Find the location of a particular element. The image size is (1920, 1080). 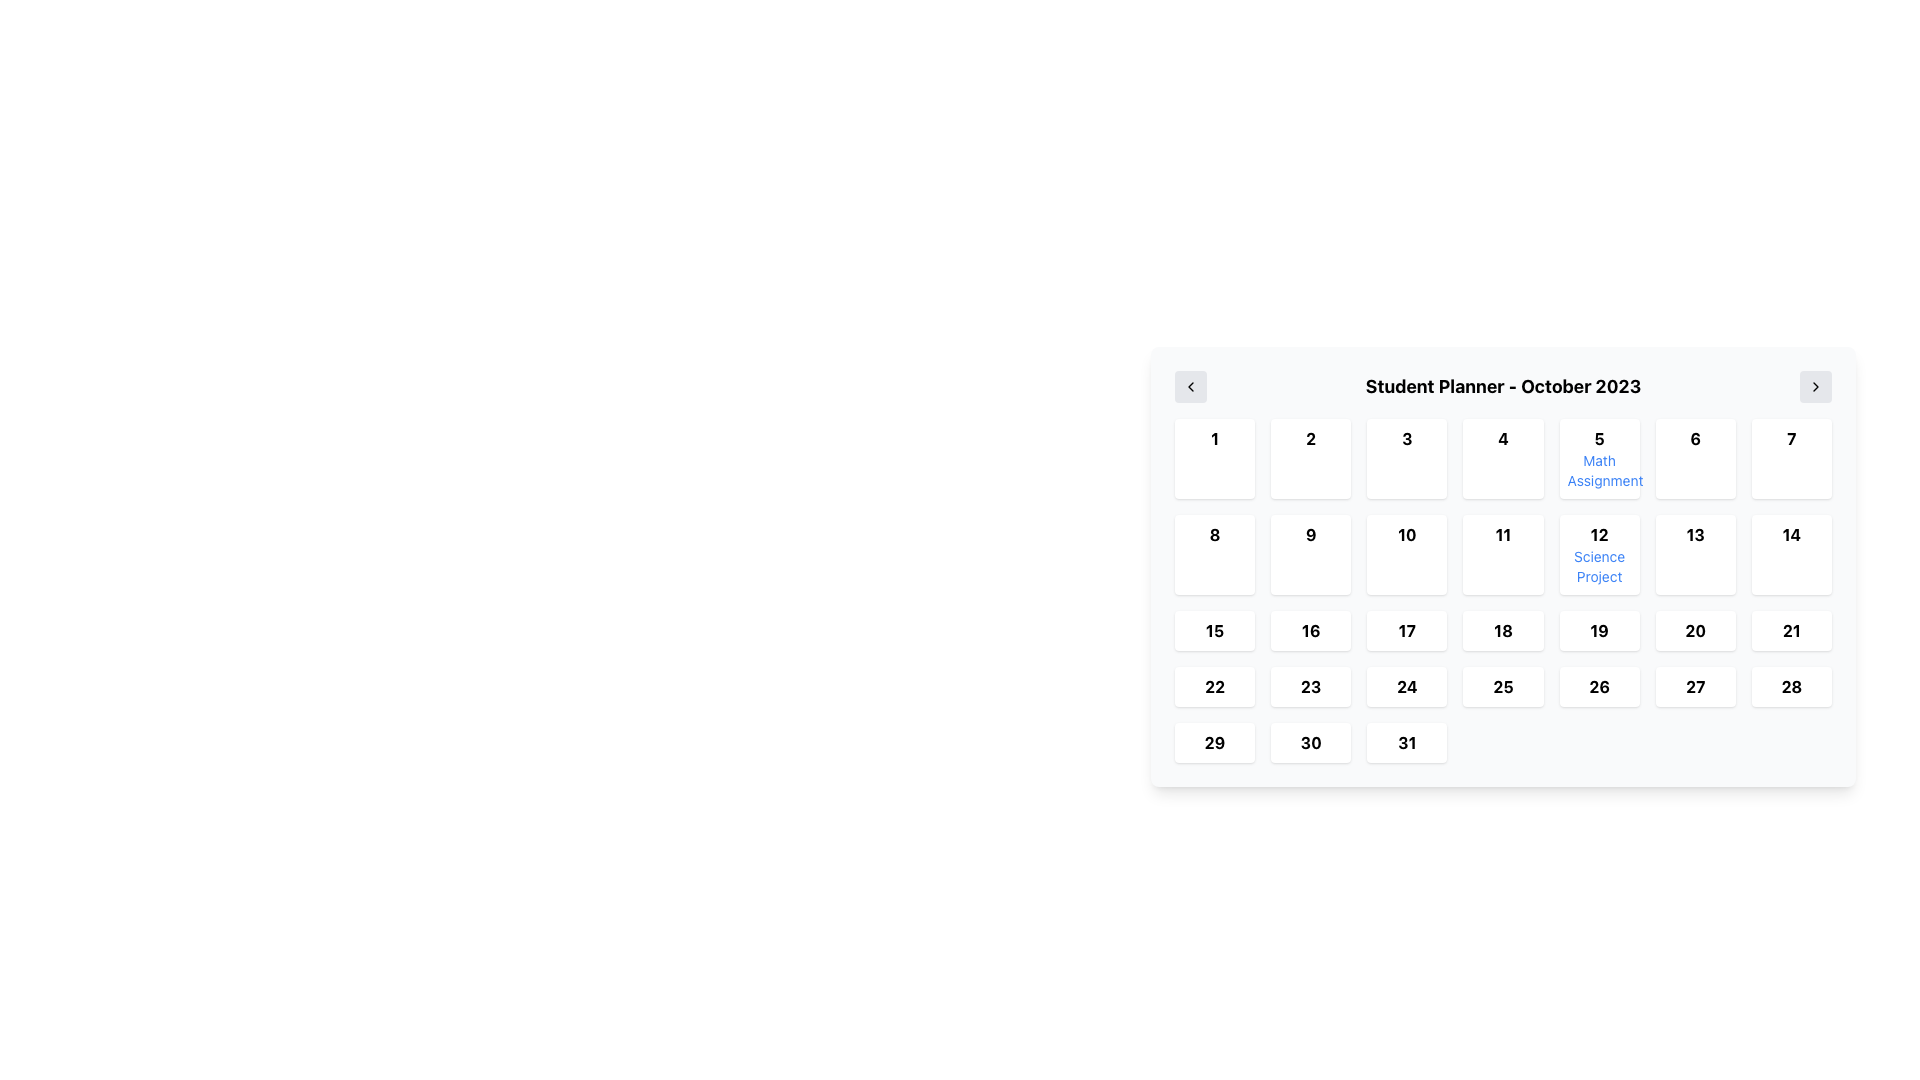

the bold number '2' in the second grid cell of the calendar under 'Student Planner - October 2023' is located at coordinates (1311, 438).